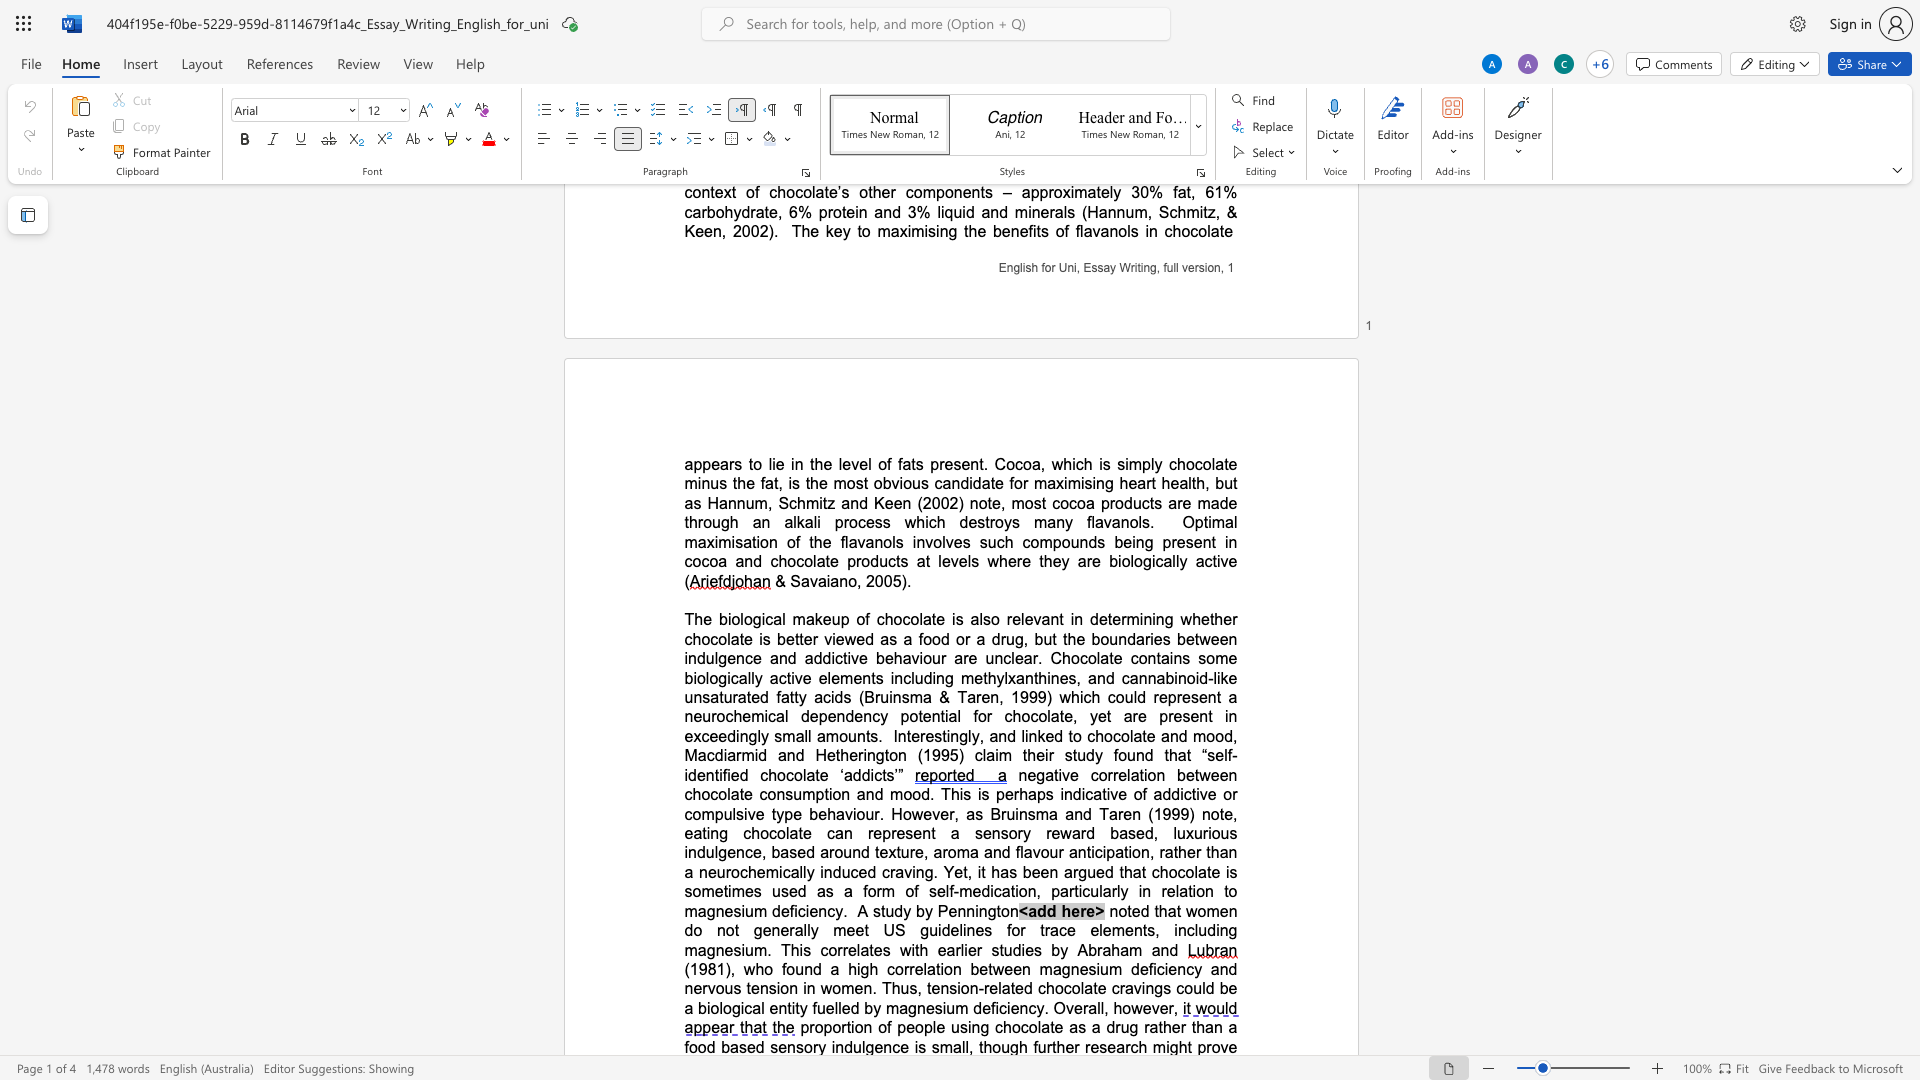 This screenshot has width=1920, height=1080. What do you see at coordinates (955, 618) in the screenshot?
I see `the space between the continuous character "i" and "s" in the text` at bounding box center [955, 618].